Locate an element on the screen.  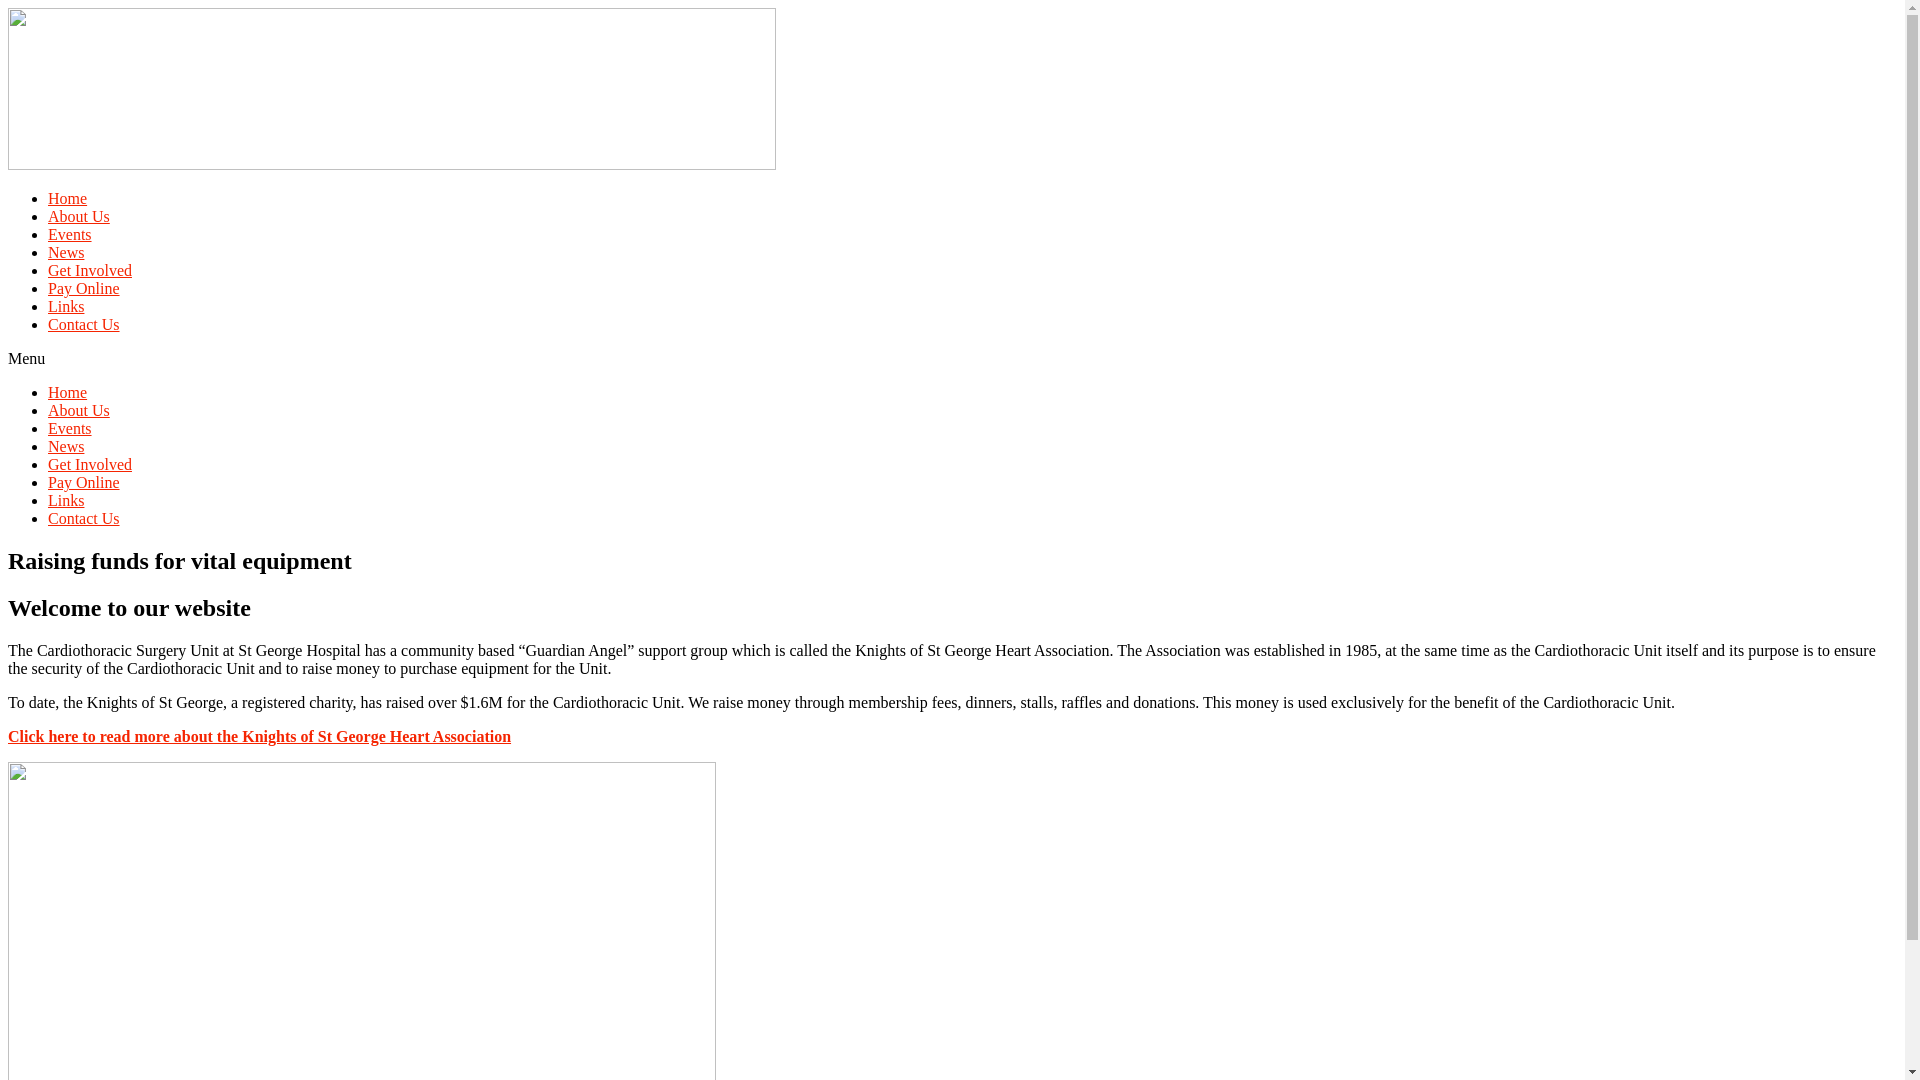
'Home' is located at coordinates (67, 198).